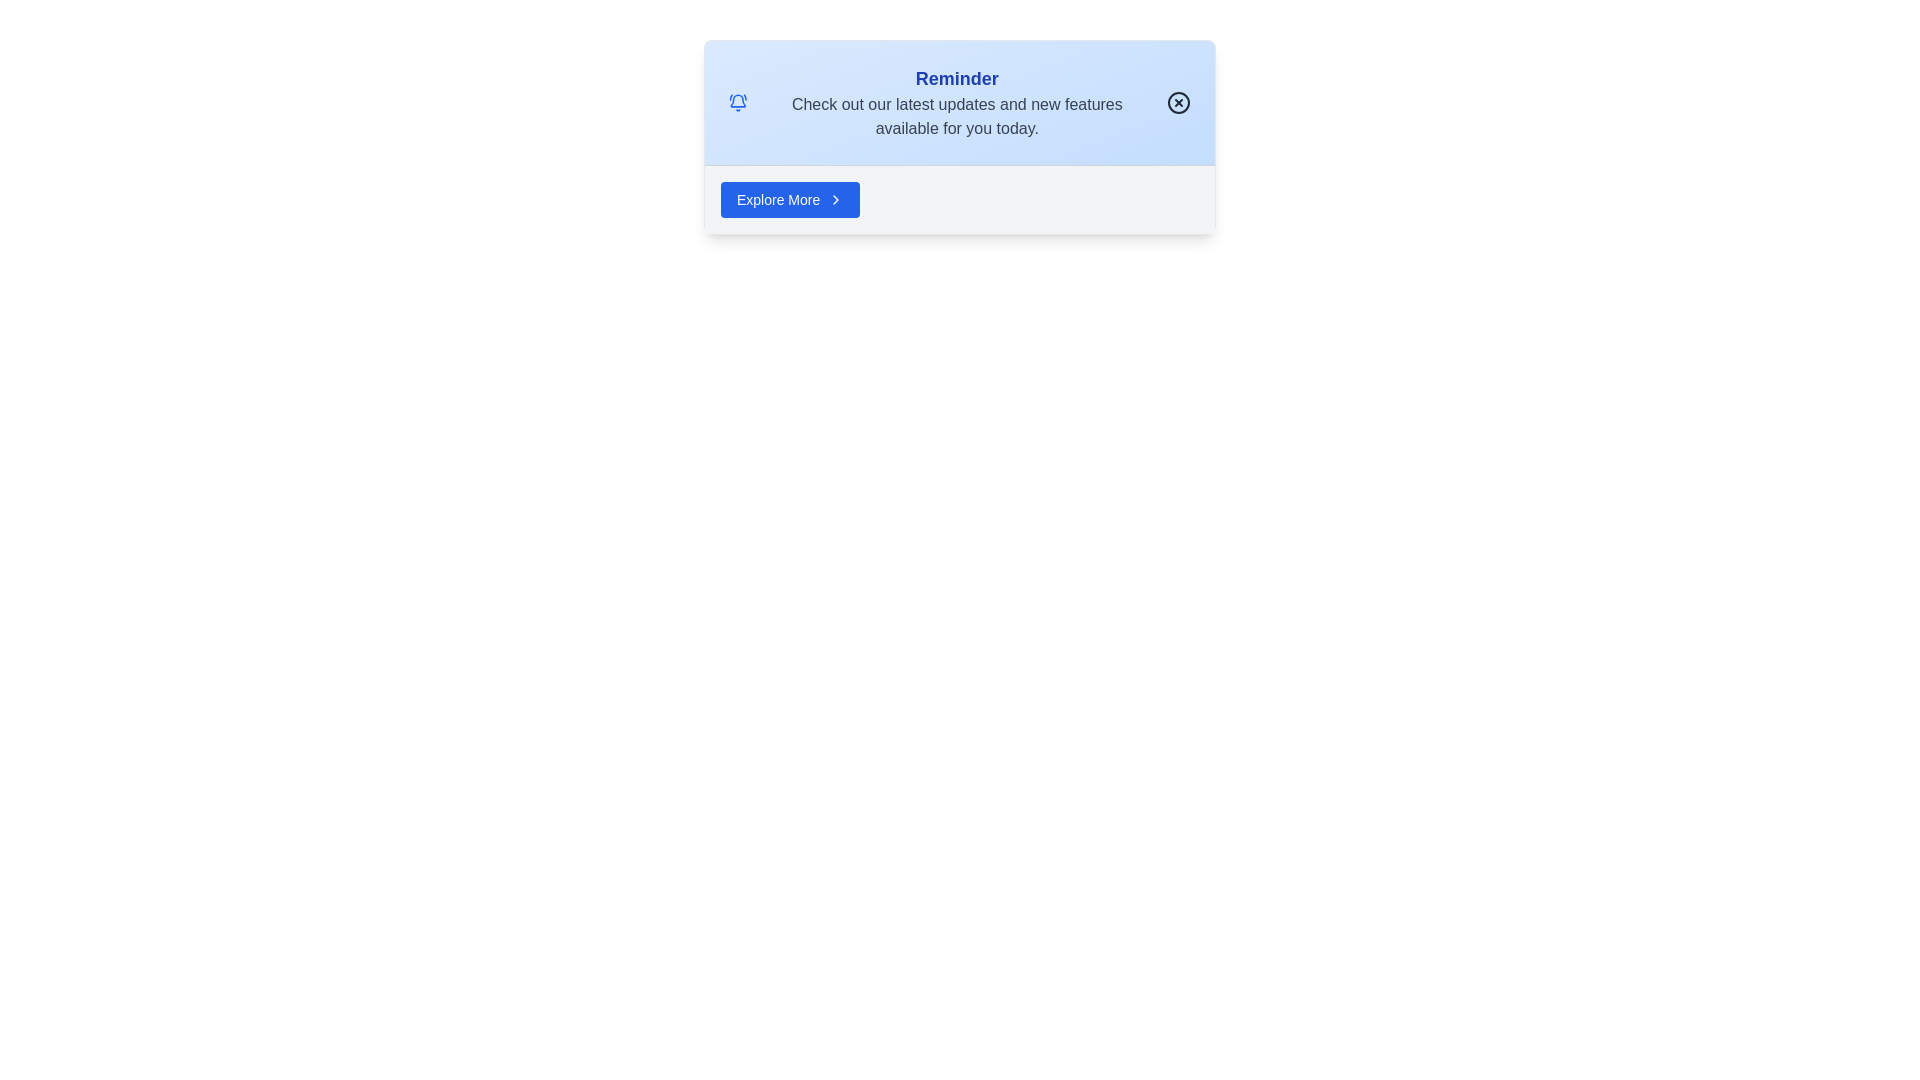  What do you see at coordinates (835, 200) in the screenshot?
I see `the chevron icon that indicates further options for the 'Explore More' button, located to the right of the button text` at bounding box center [835, 200].